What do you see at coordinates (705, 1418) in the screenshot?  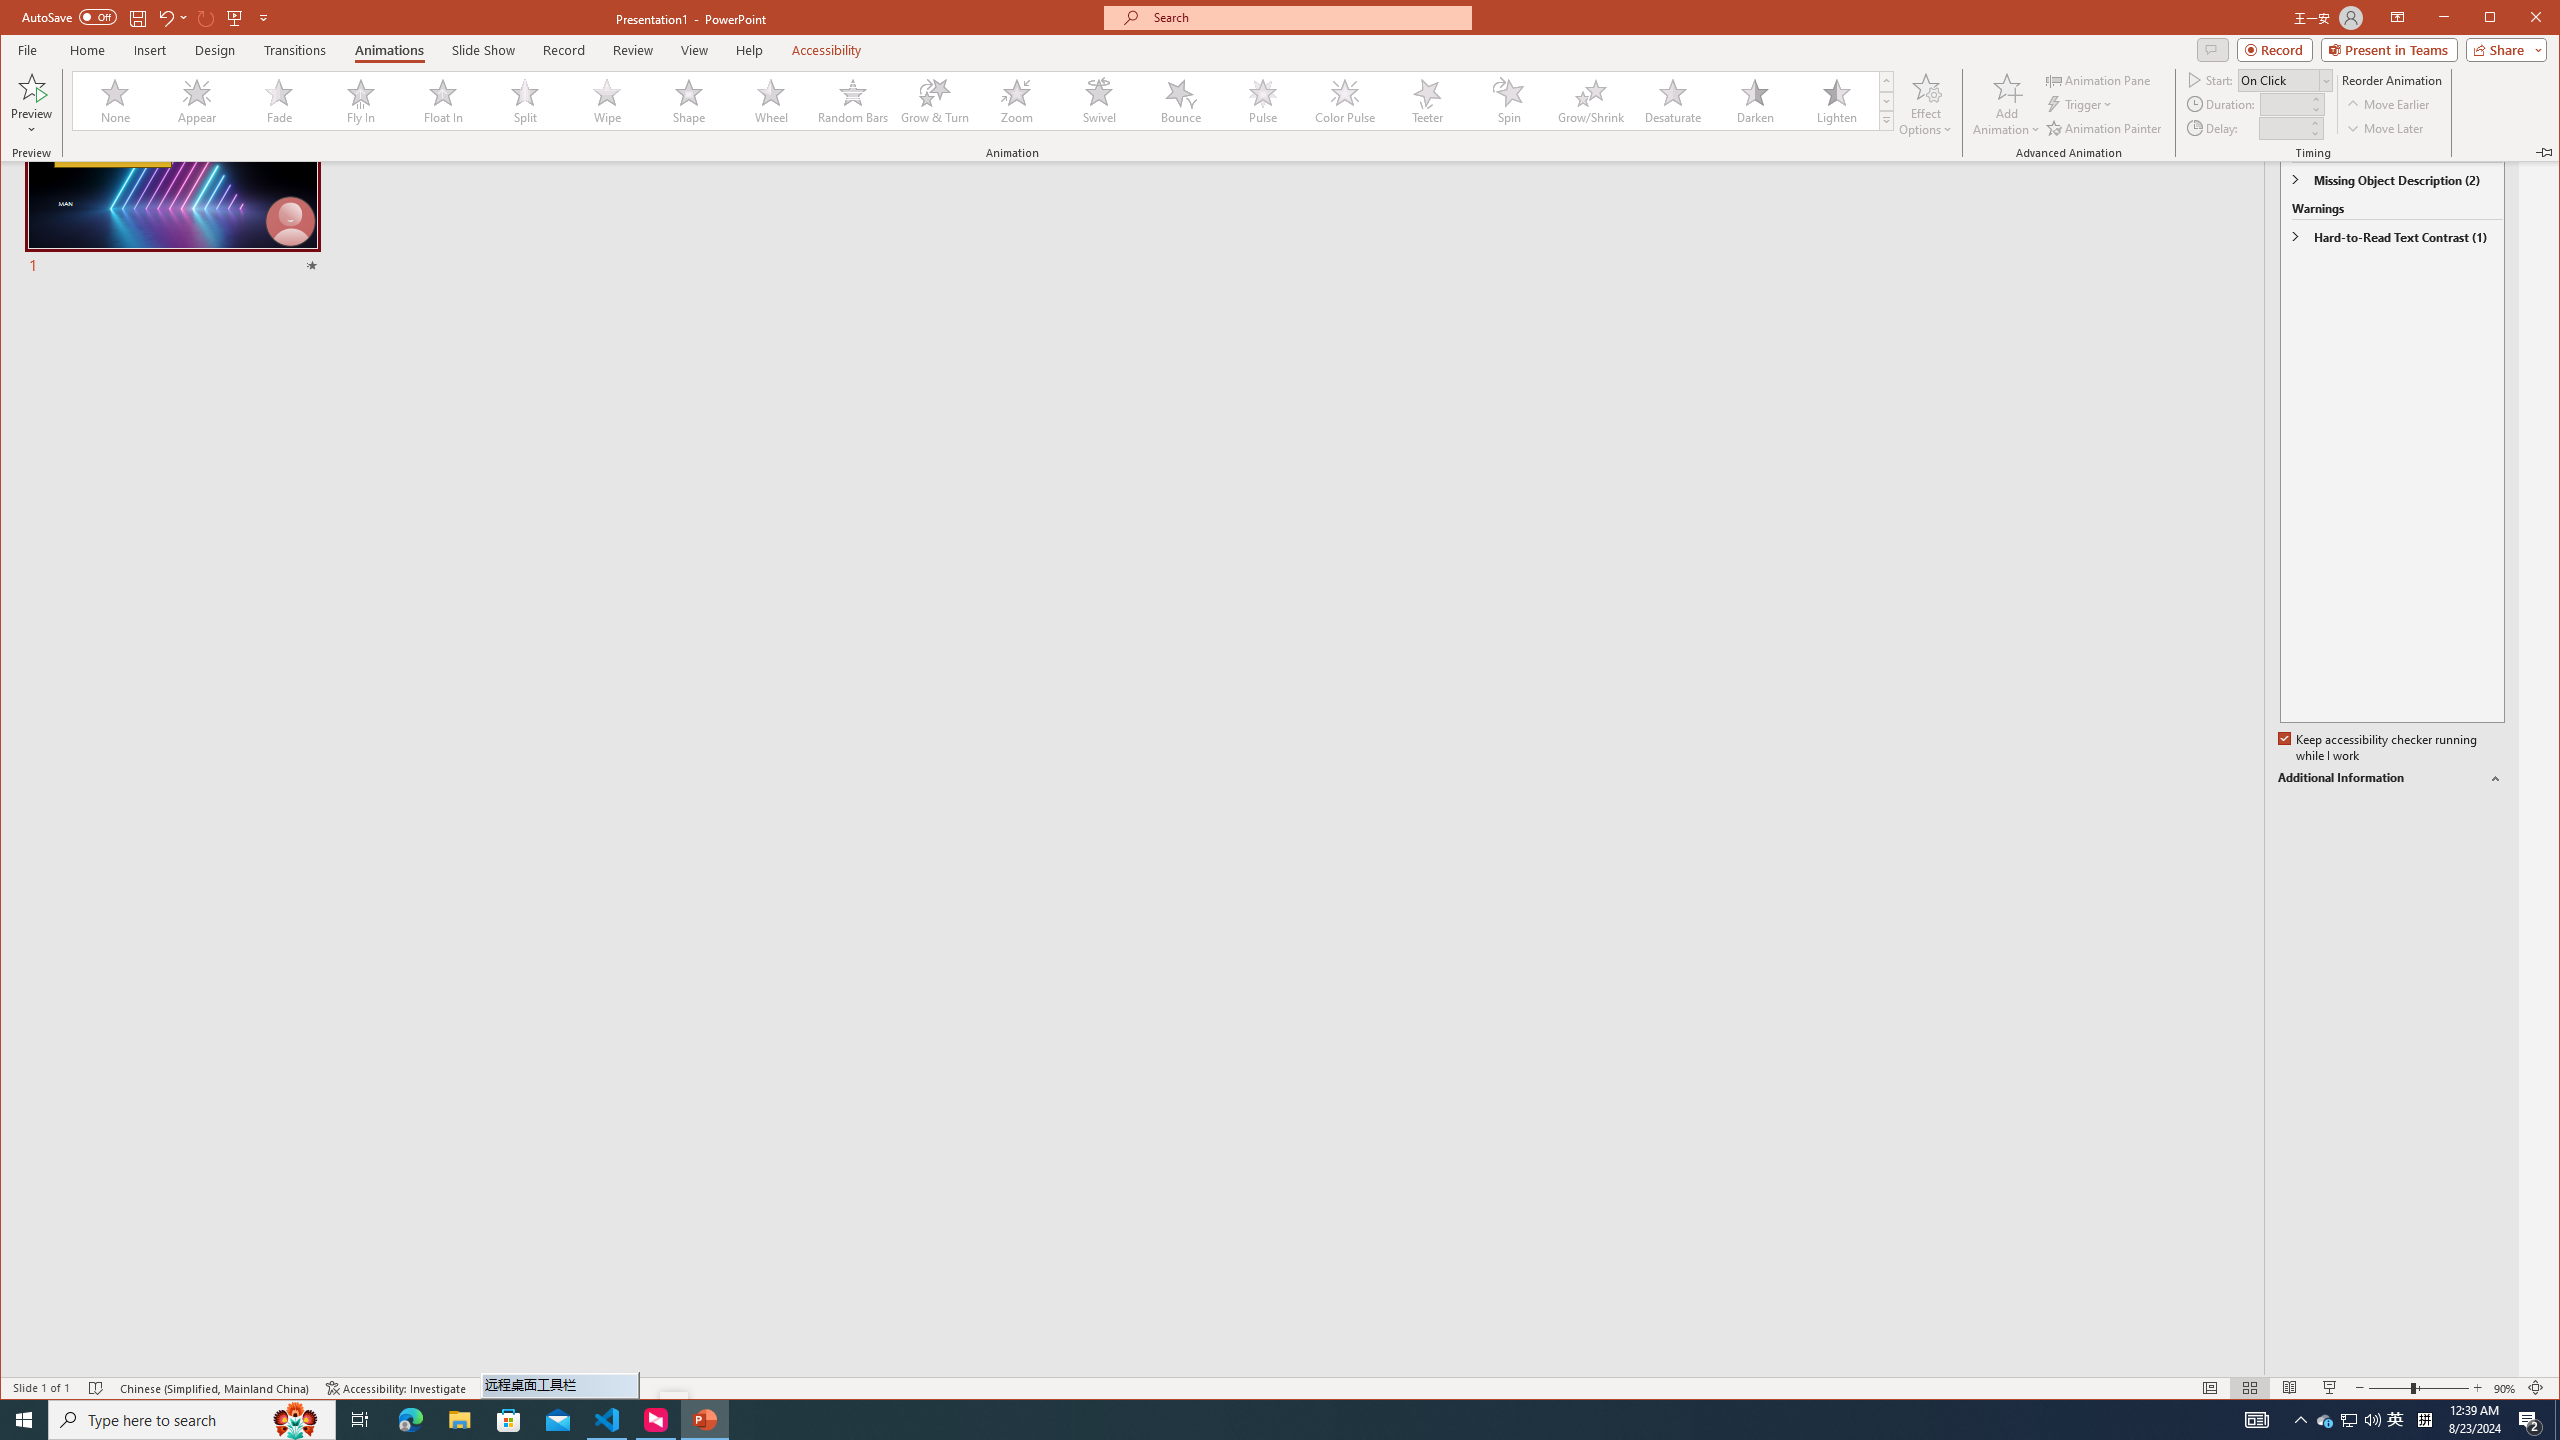 I see `'PowerPoint - 1 running window'` at bounding box center [705, 1418].